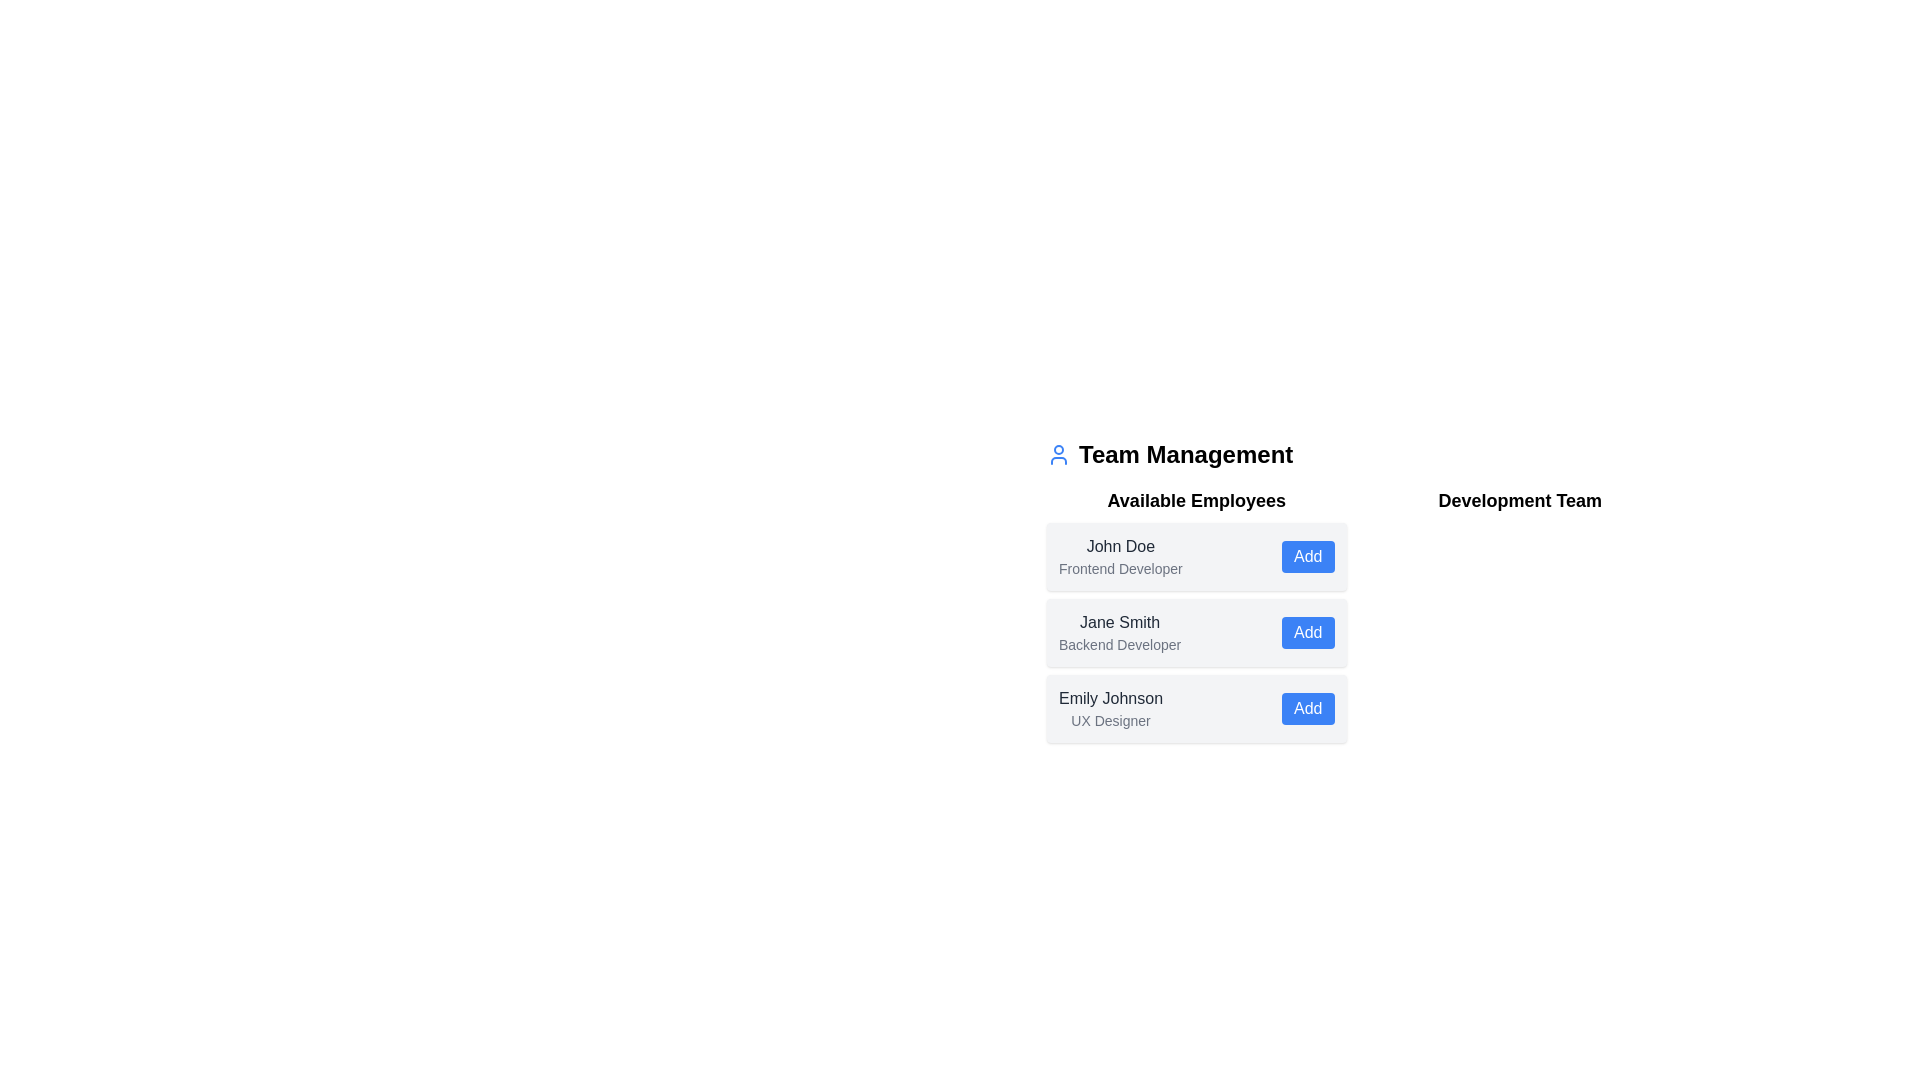 The height and width of the screenshot is (1080, 1920). I want to click on the 'Add' button in the left column of the grid layout under the 'Team Management' section, so click(1358, 613).